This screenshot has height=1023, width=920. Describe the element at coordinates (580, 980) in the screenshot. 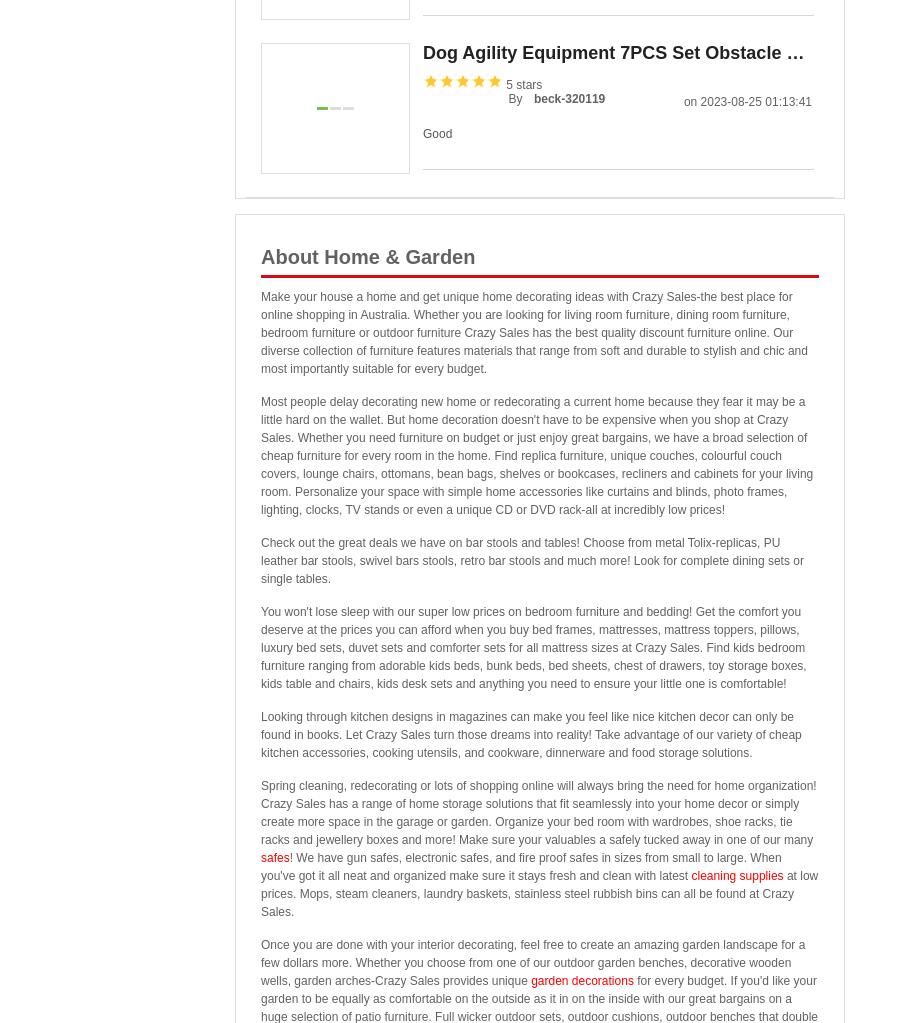

I see `'garden decorations'` at that location.